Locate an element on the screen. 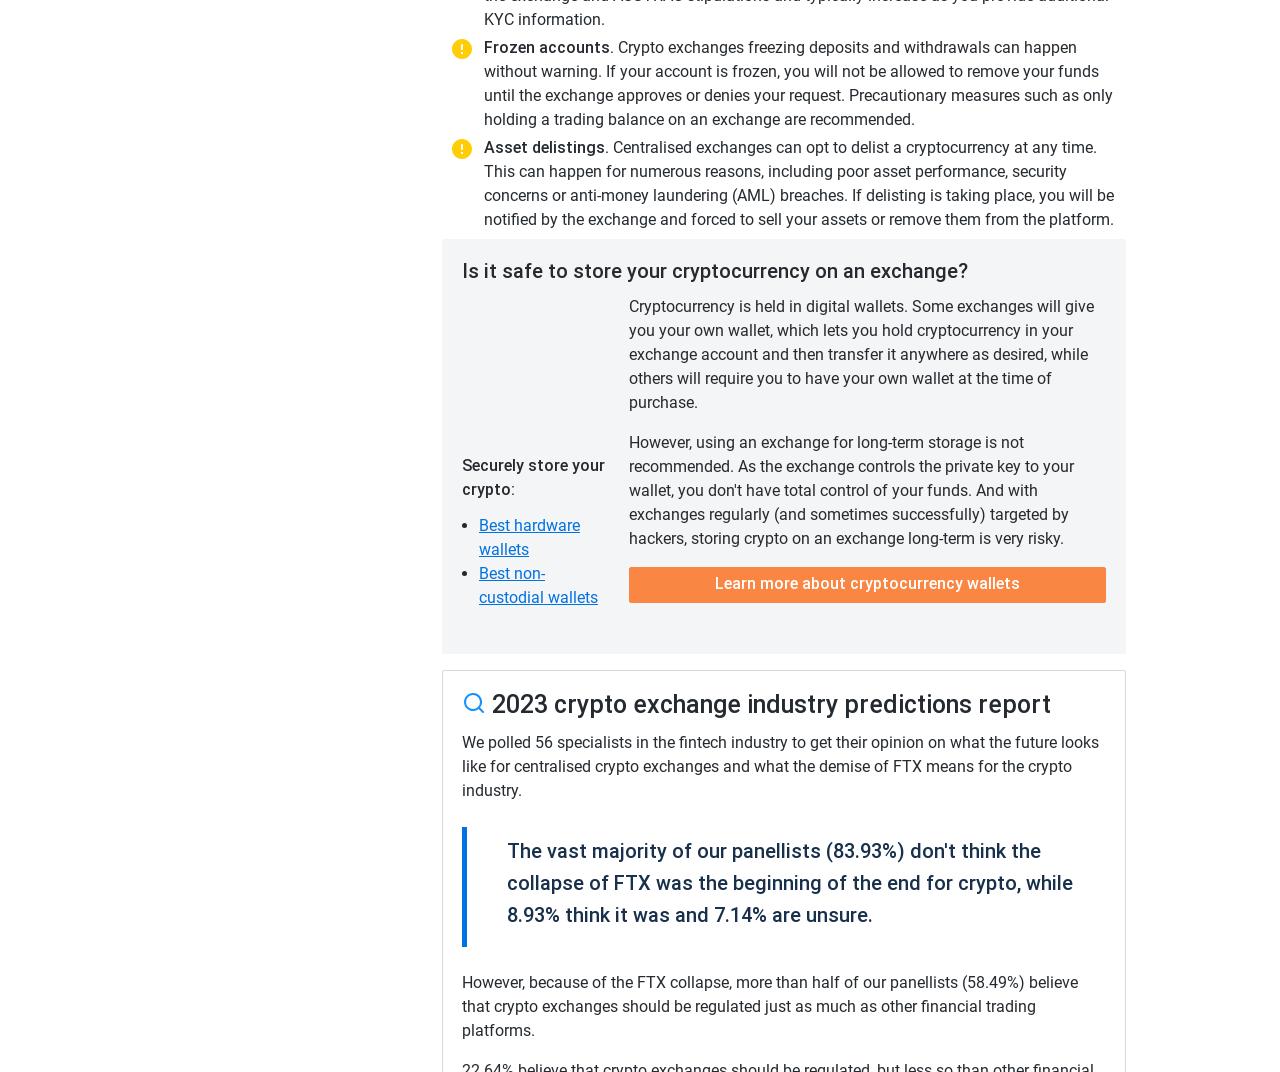 The height and width of the screenshot is (1072, 1280). 'Securely store your crypto:' is located at coordinates (460, 477).